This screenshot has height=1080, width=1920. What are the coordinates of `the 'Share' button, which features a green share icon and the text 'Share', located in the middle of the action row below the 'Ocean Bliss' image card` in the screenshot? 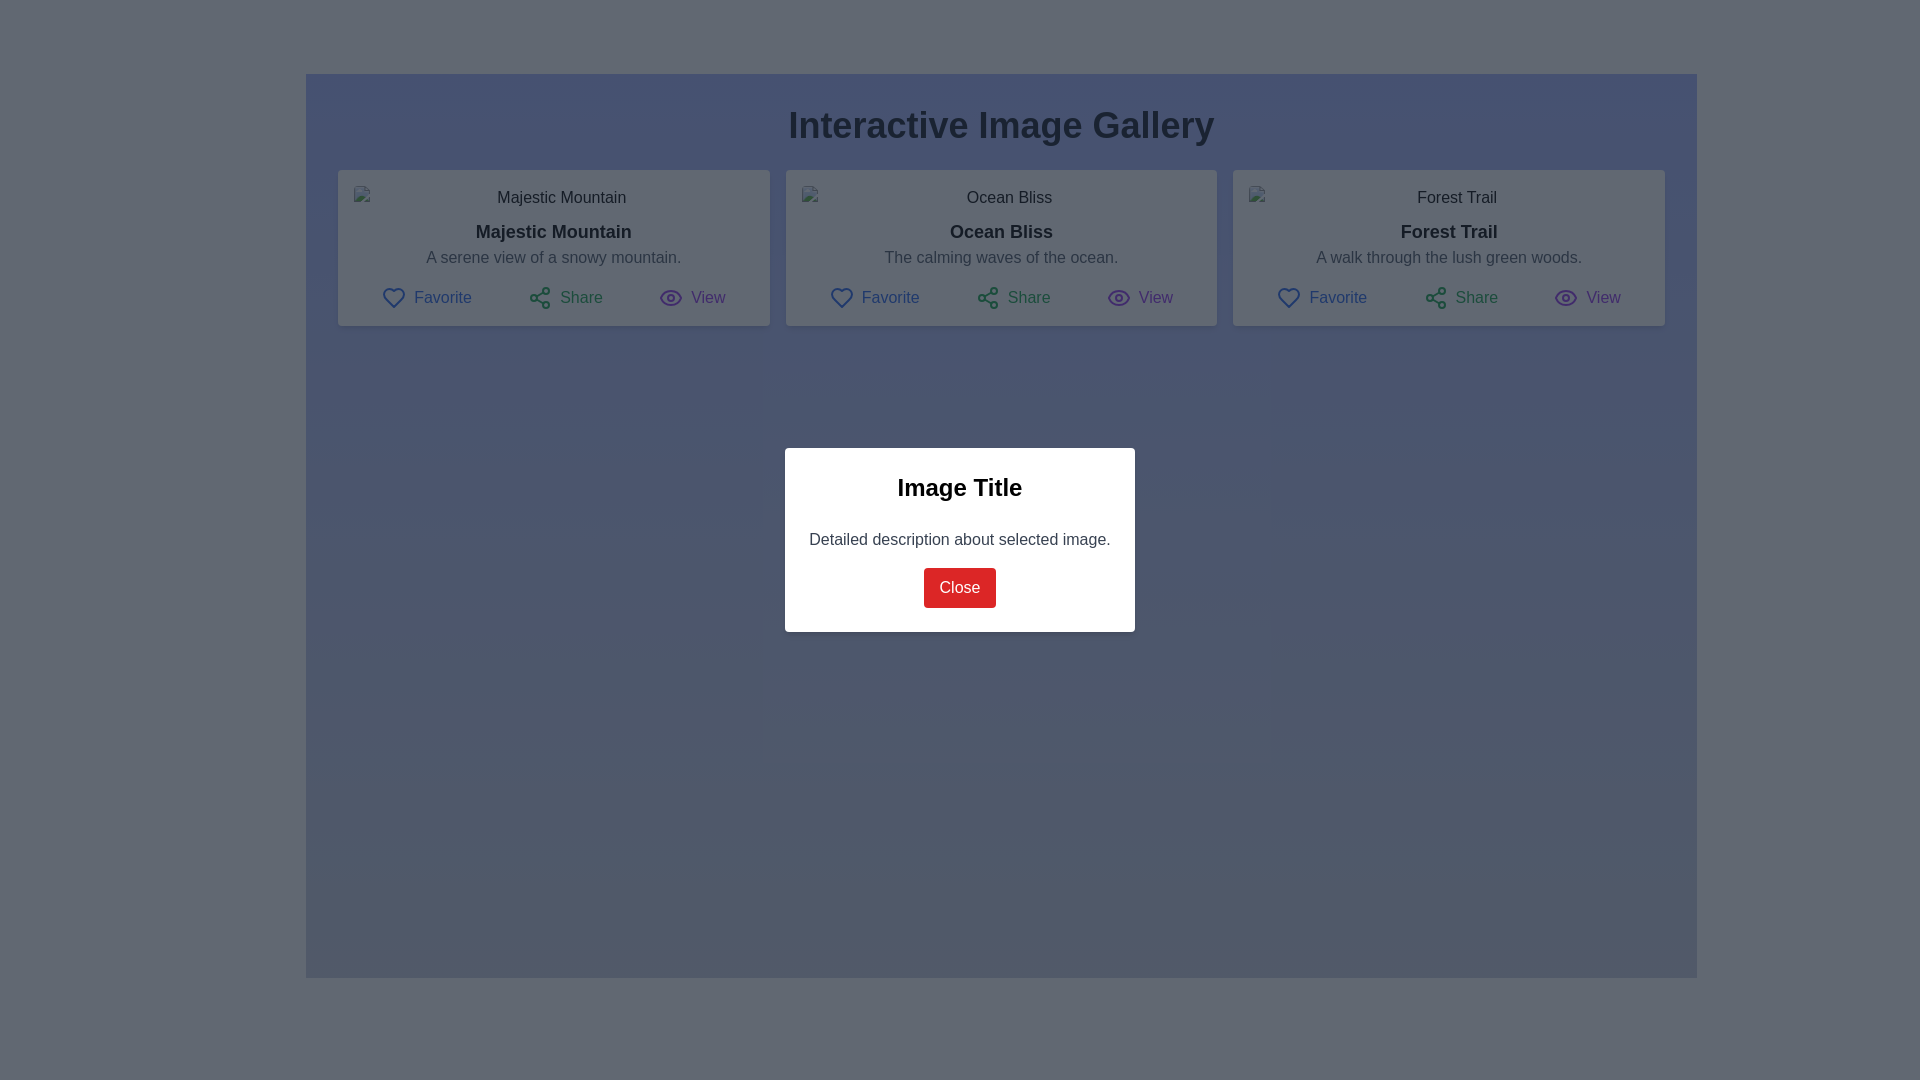 It's located at (1013, 297).